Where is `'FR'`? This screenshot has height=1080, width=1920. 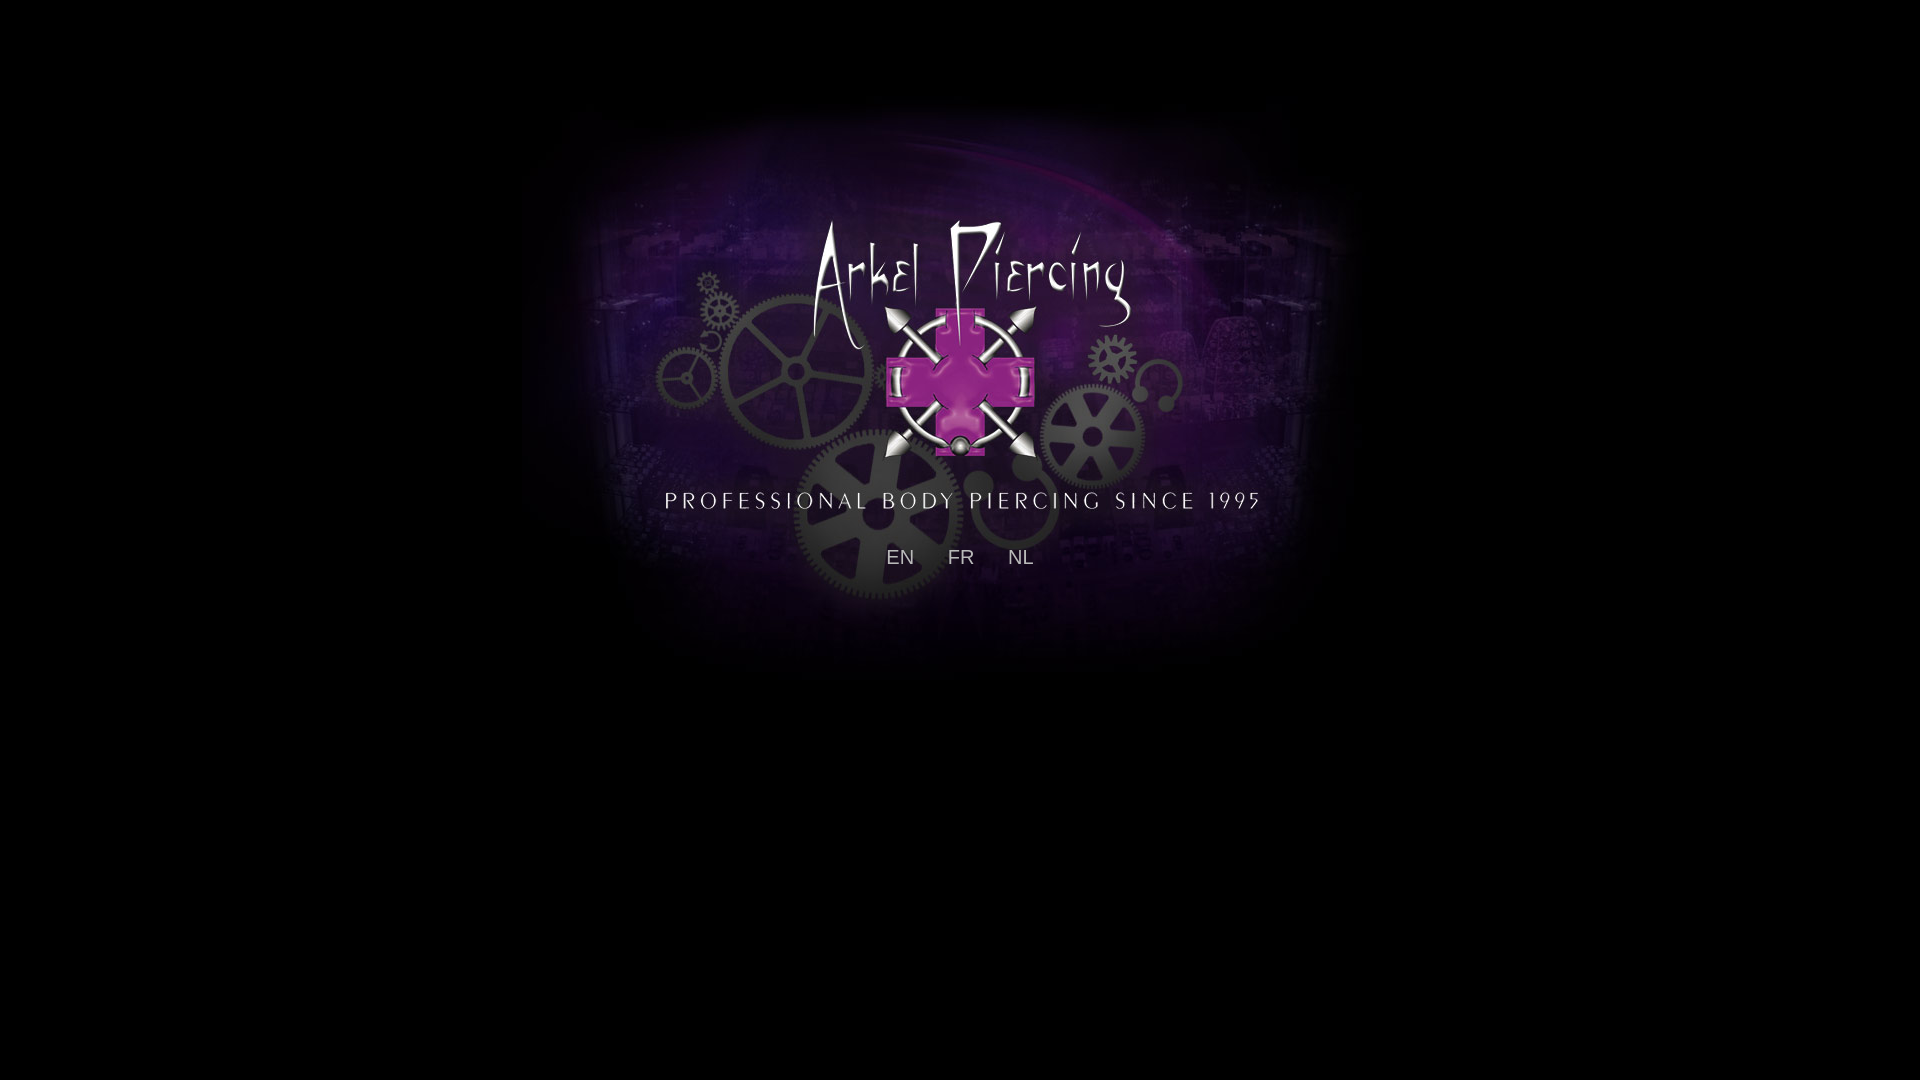
'FR' is located at coordinates (947, 556).